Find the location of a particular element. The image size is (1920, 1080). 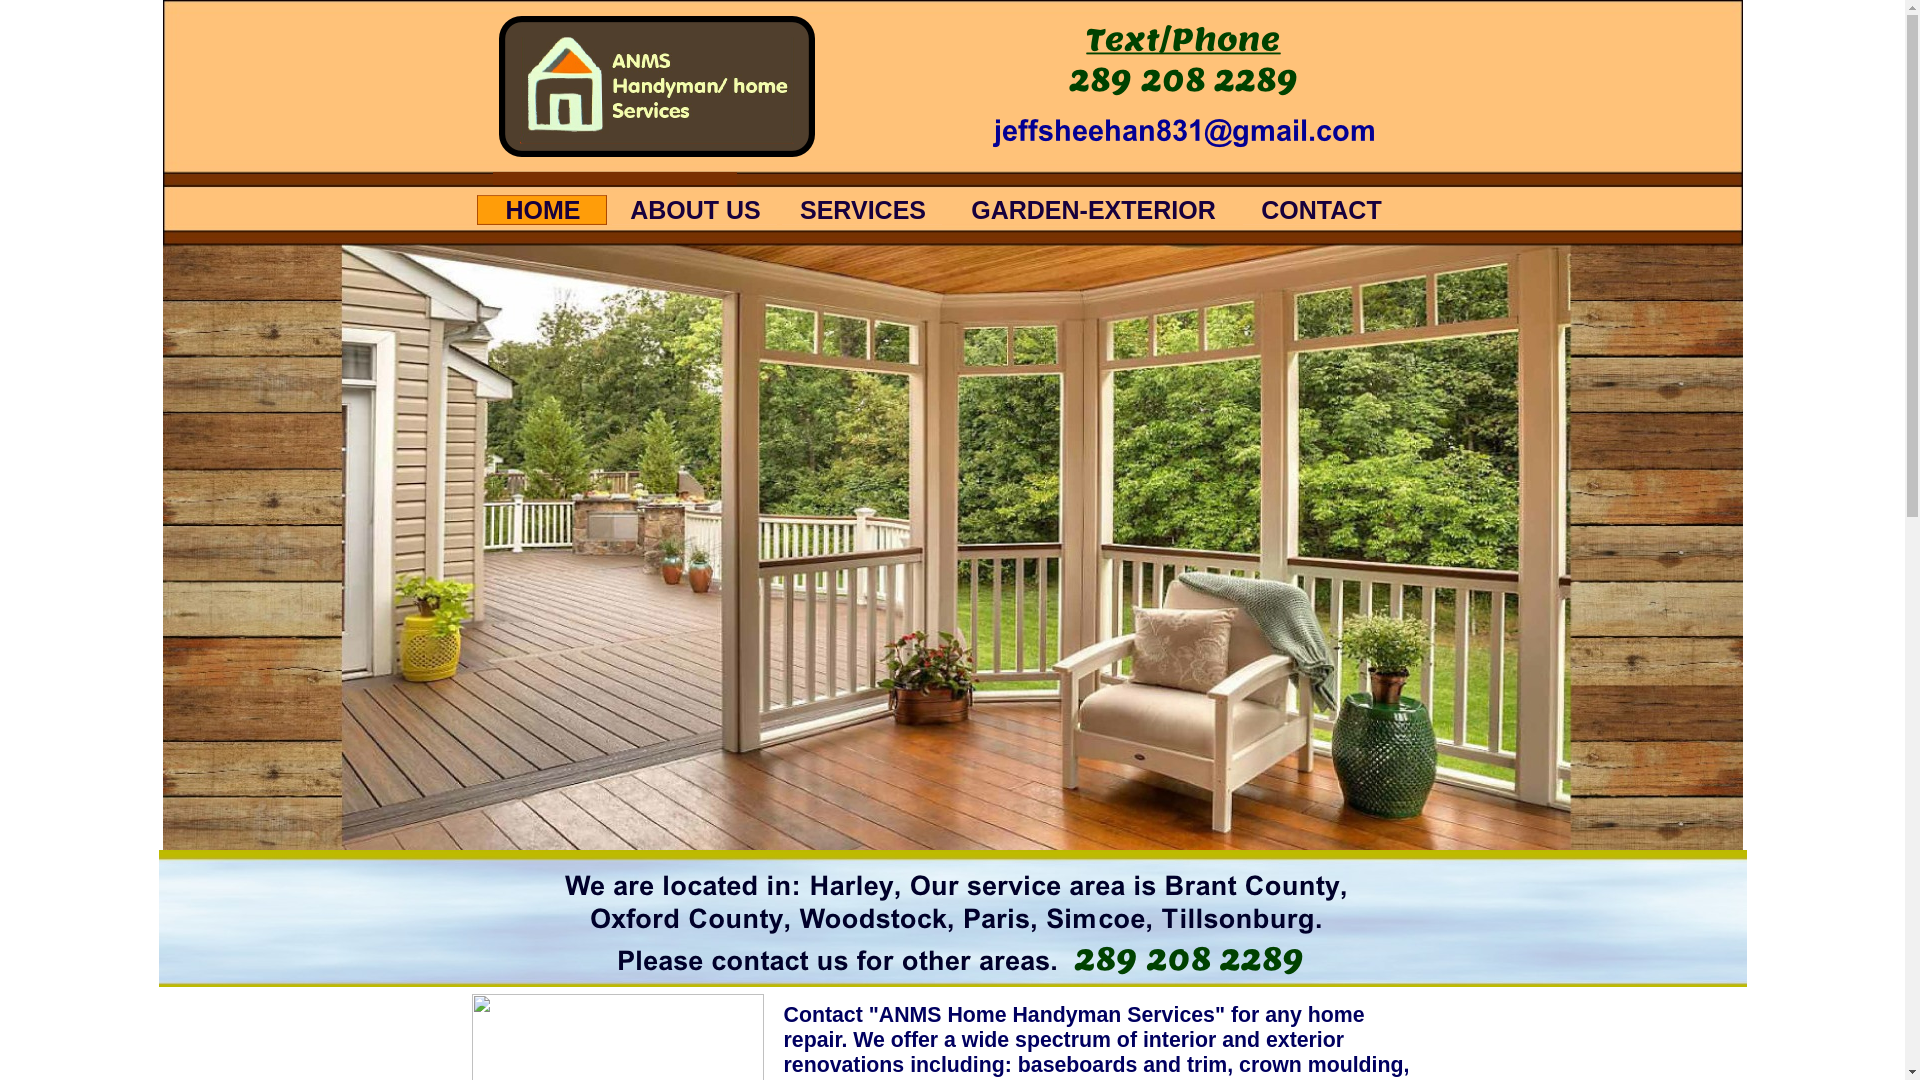

'SERVICES' is located at coordinates (862, 209).